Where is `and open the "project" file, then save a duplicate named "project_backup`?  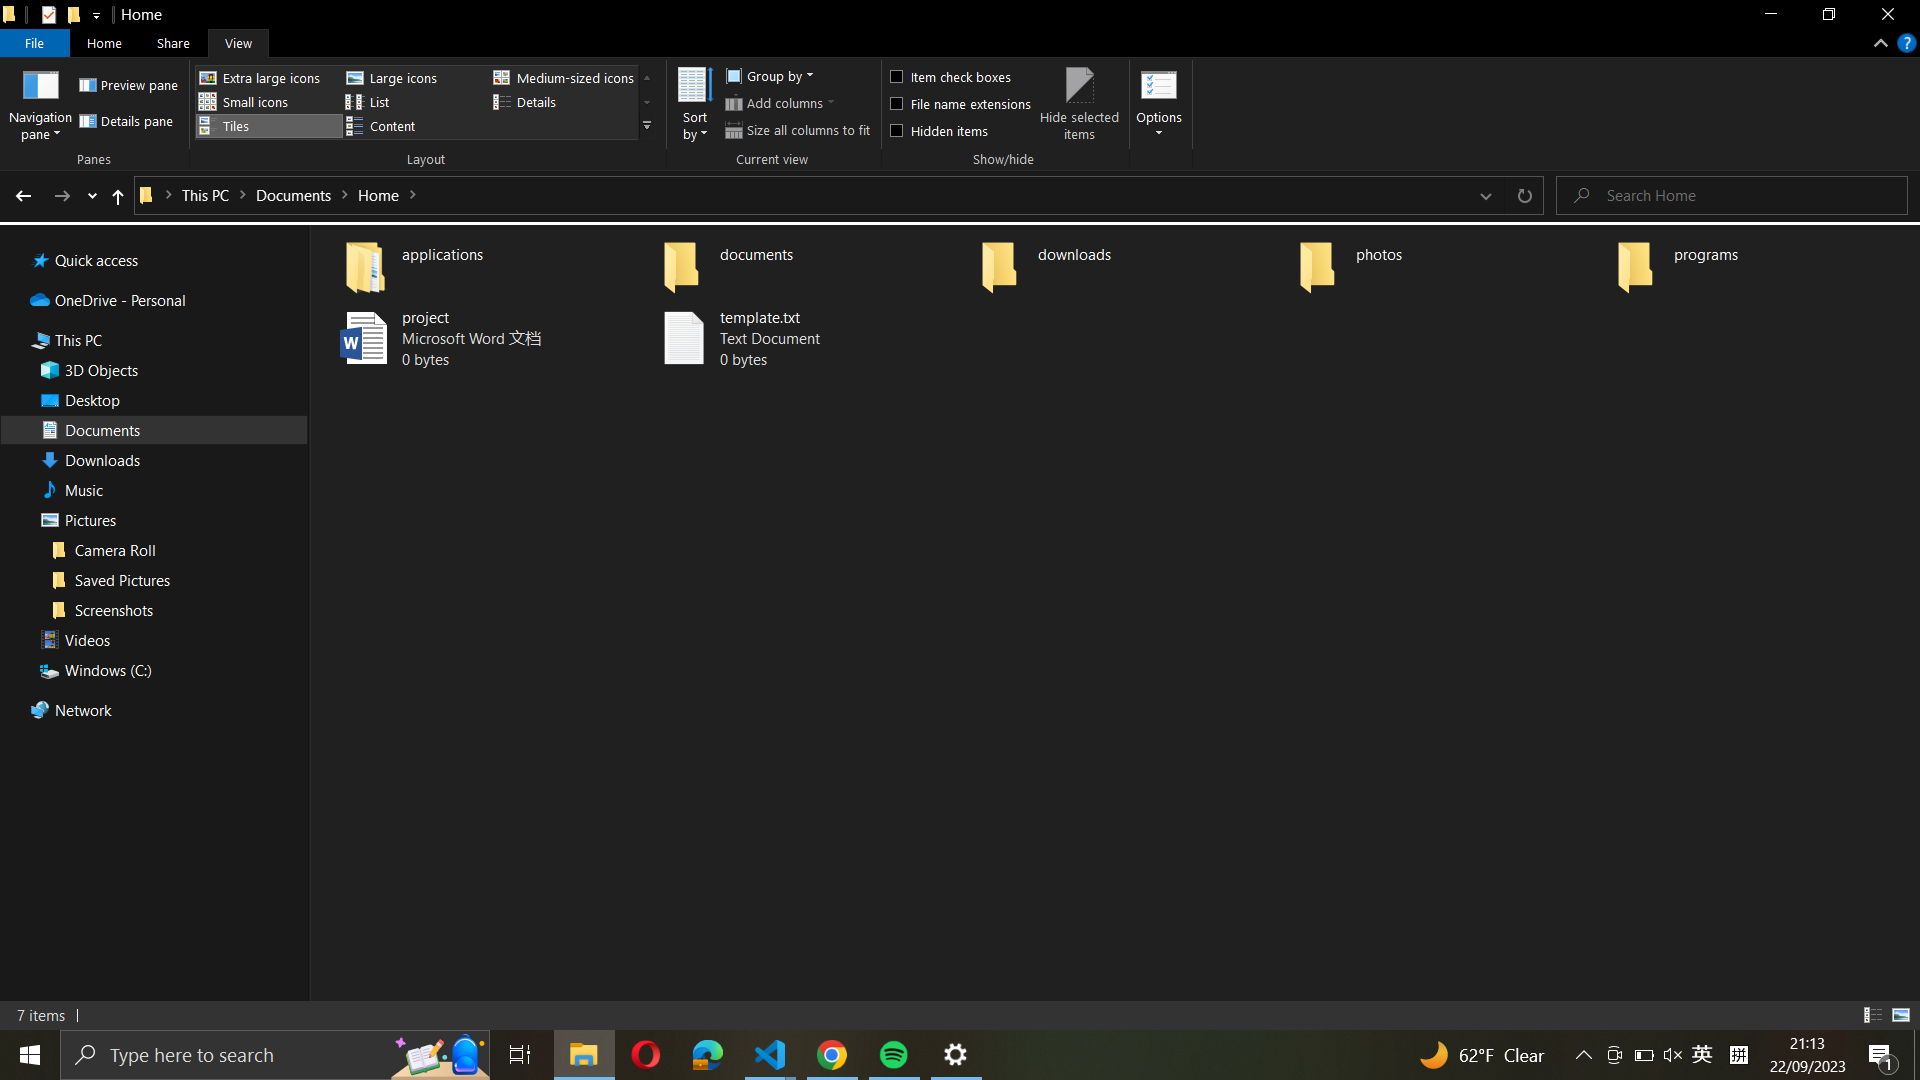 and open the "project" file, then save a duplicate named "project_backup is located at coordinates (476, 338).